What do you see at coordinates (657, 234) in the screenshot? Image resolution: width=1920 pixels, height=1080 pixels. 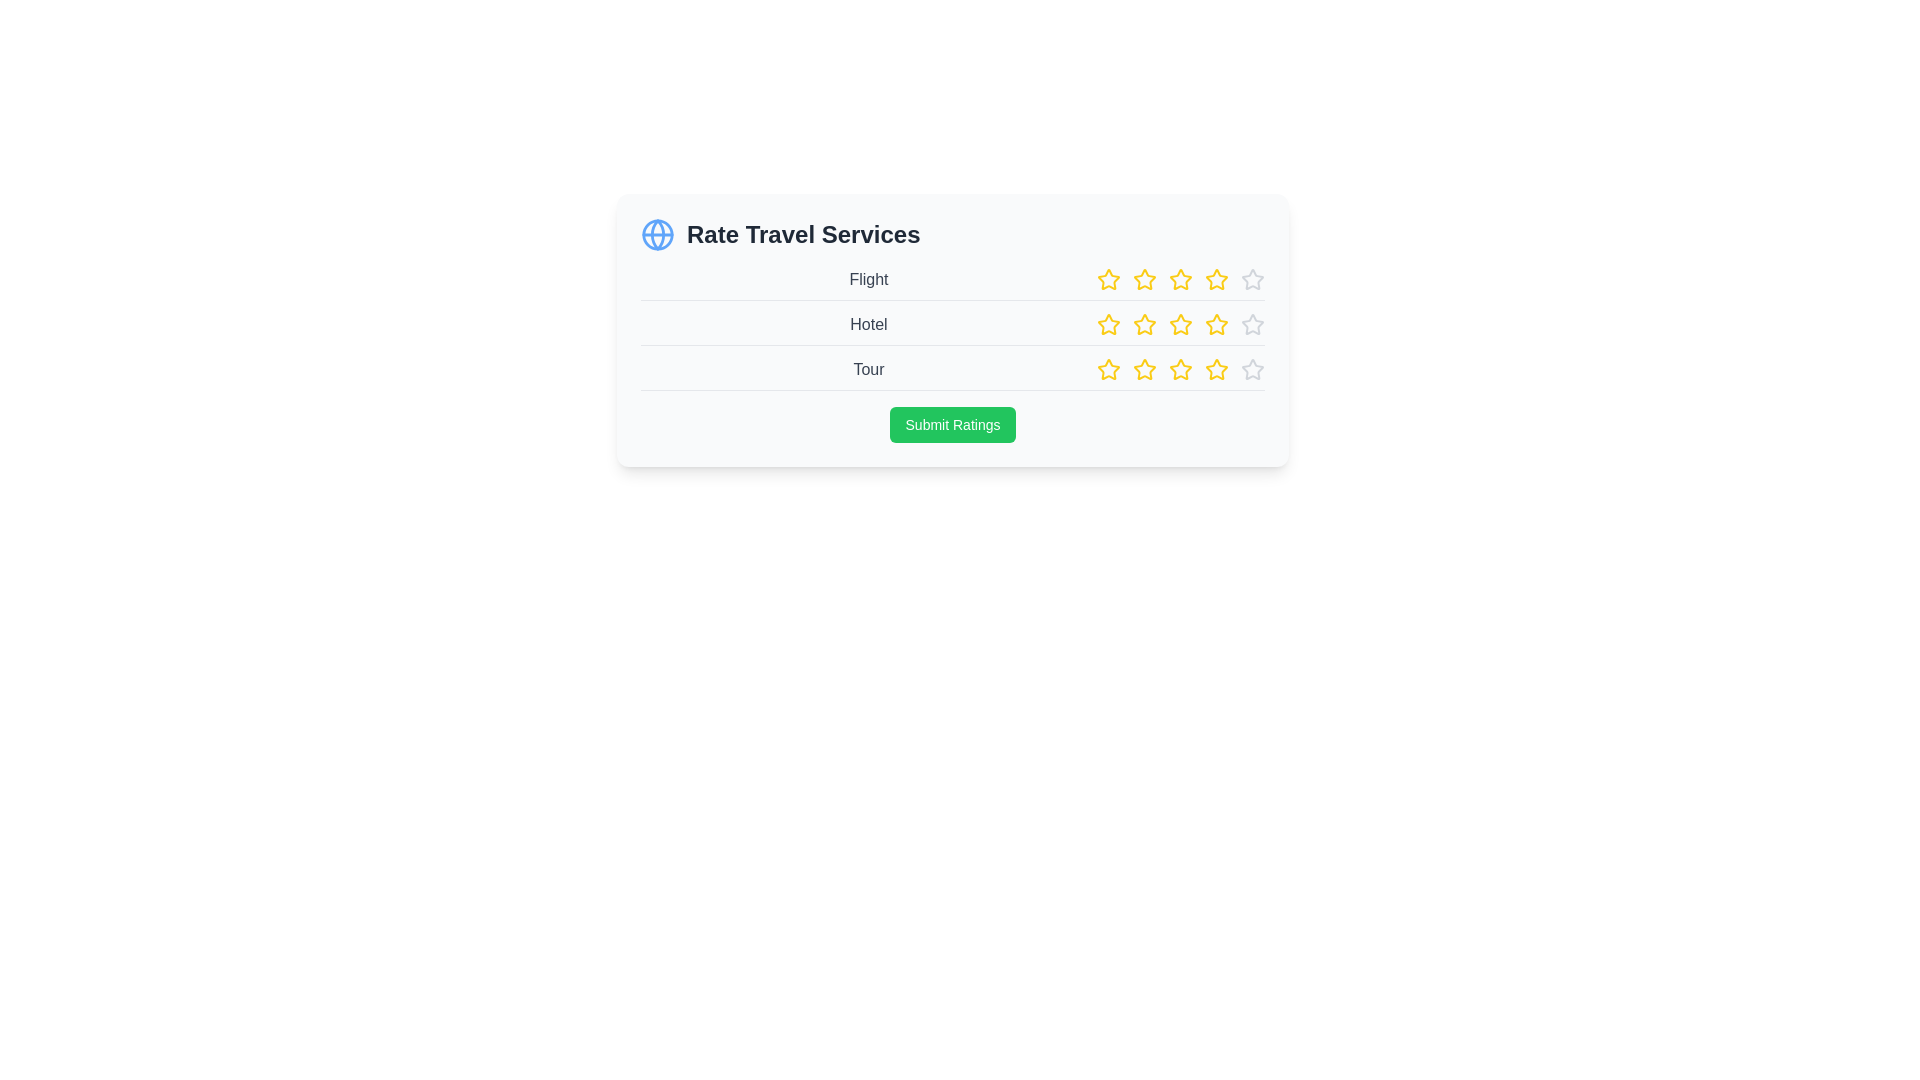 I see `the decorative icon located at the top-left of the 'Rate Travel Services' card, which visually indicates the relevance of the section it precedes` at bounding box center [657, 234].